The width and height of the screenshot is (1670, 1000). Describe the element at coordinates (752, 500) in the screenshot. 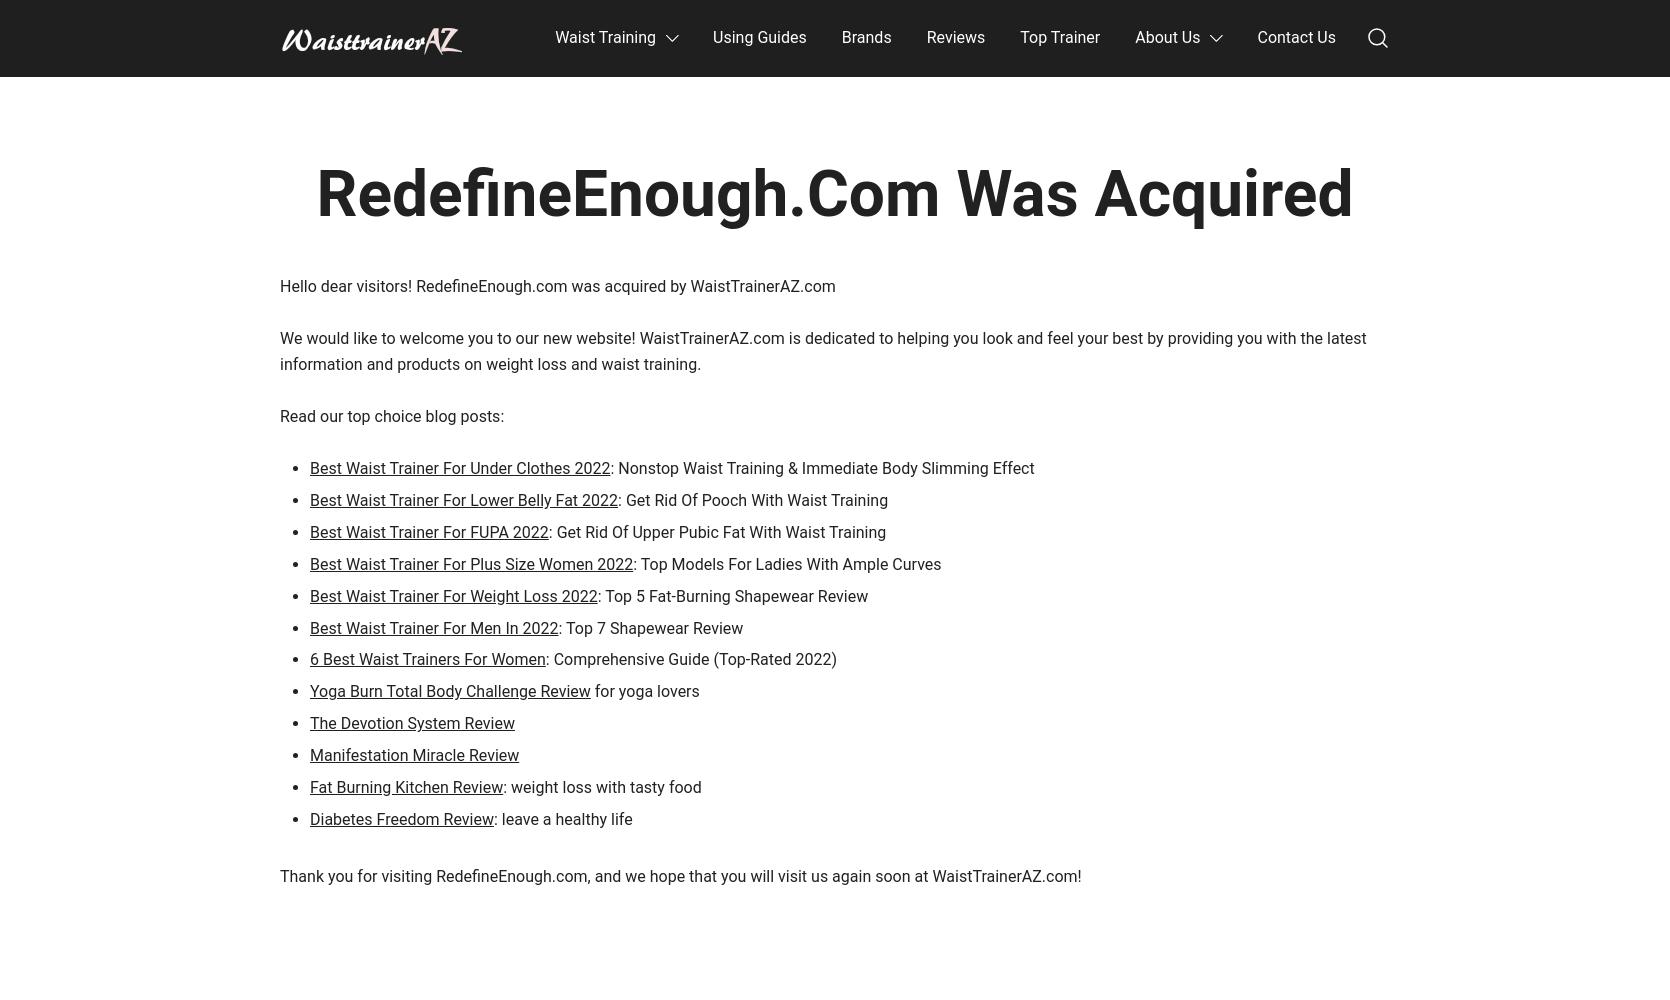

I see `': Get Rid Of Pooch With Waist Training'` at that location.